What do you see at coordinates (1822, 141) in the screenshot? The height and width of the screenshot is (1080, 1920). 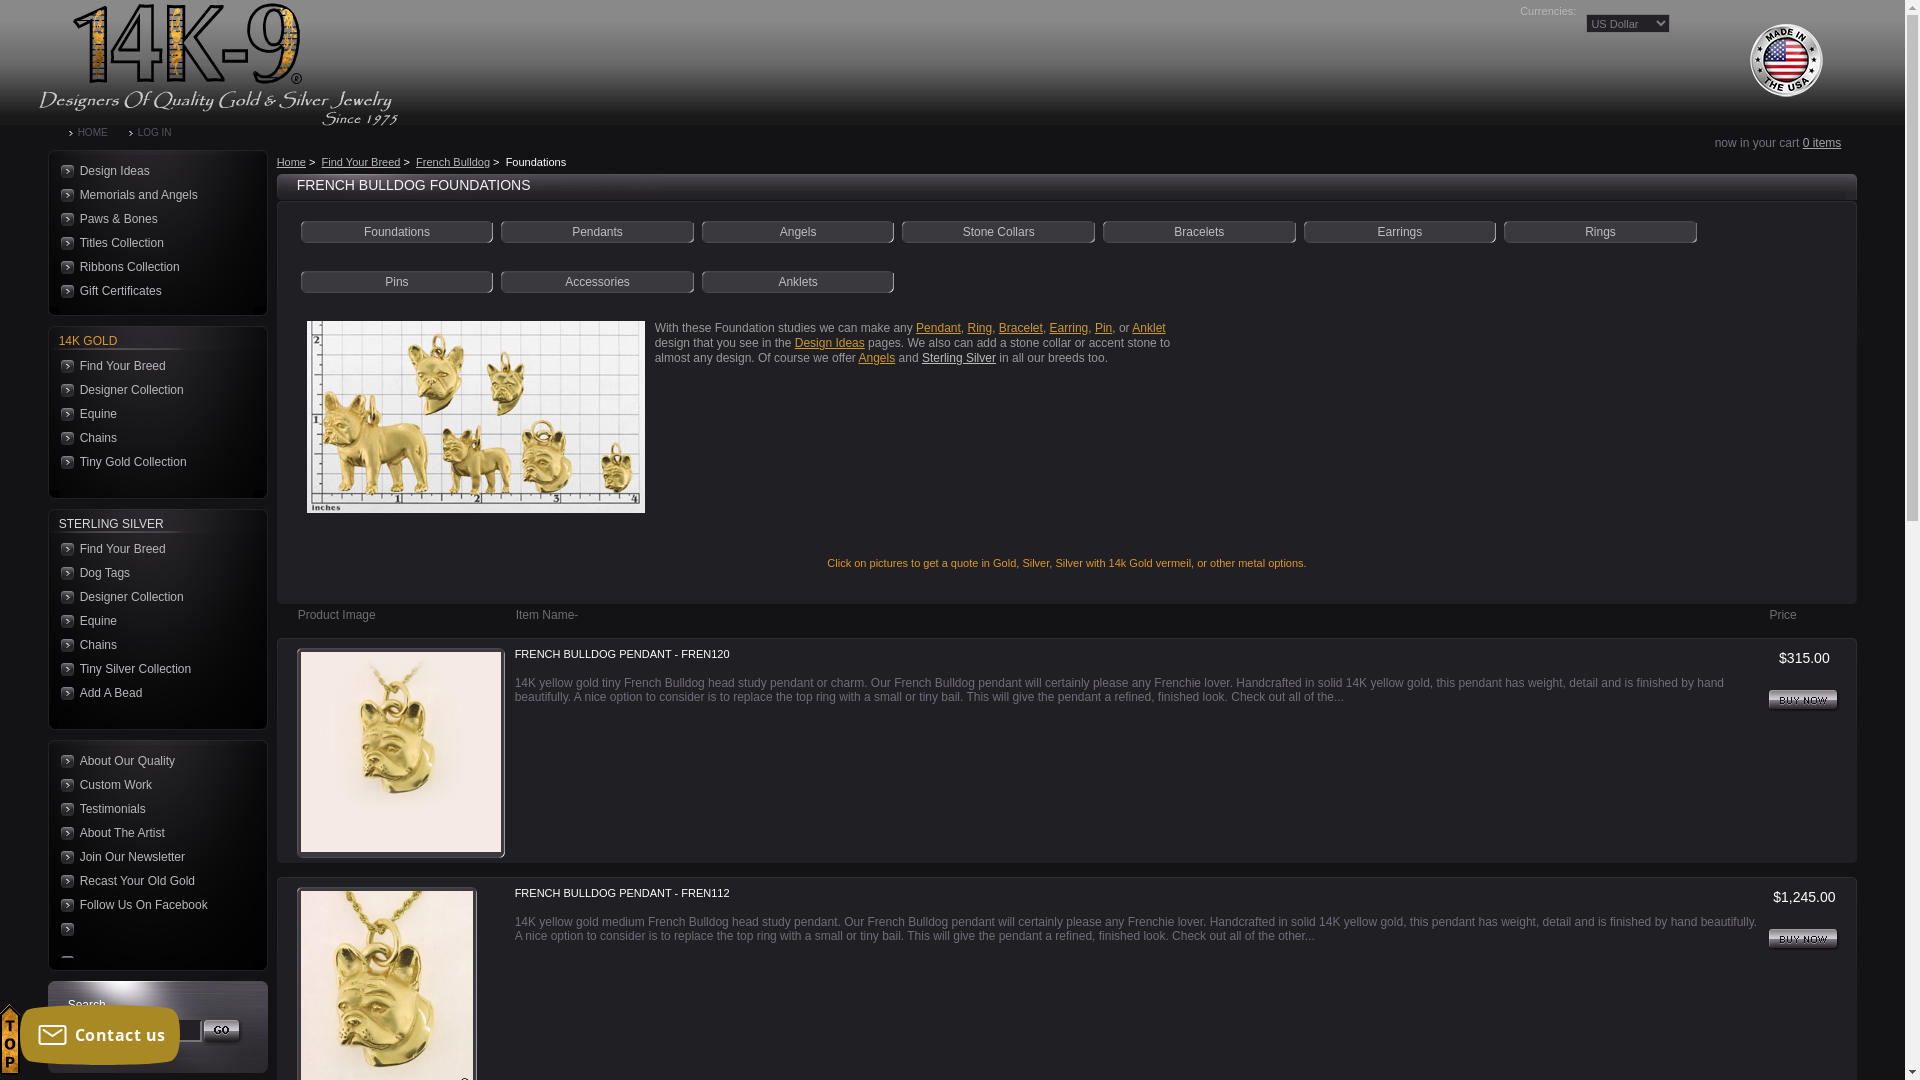 I see `'0 items'` at bounding box center [1822, 141].